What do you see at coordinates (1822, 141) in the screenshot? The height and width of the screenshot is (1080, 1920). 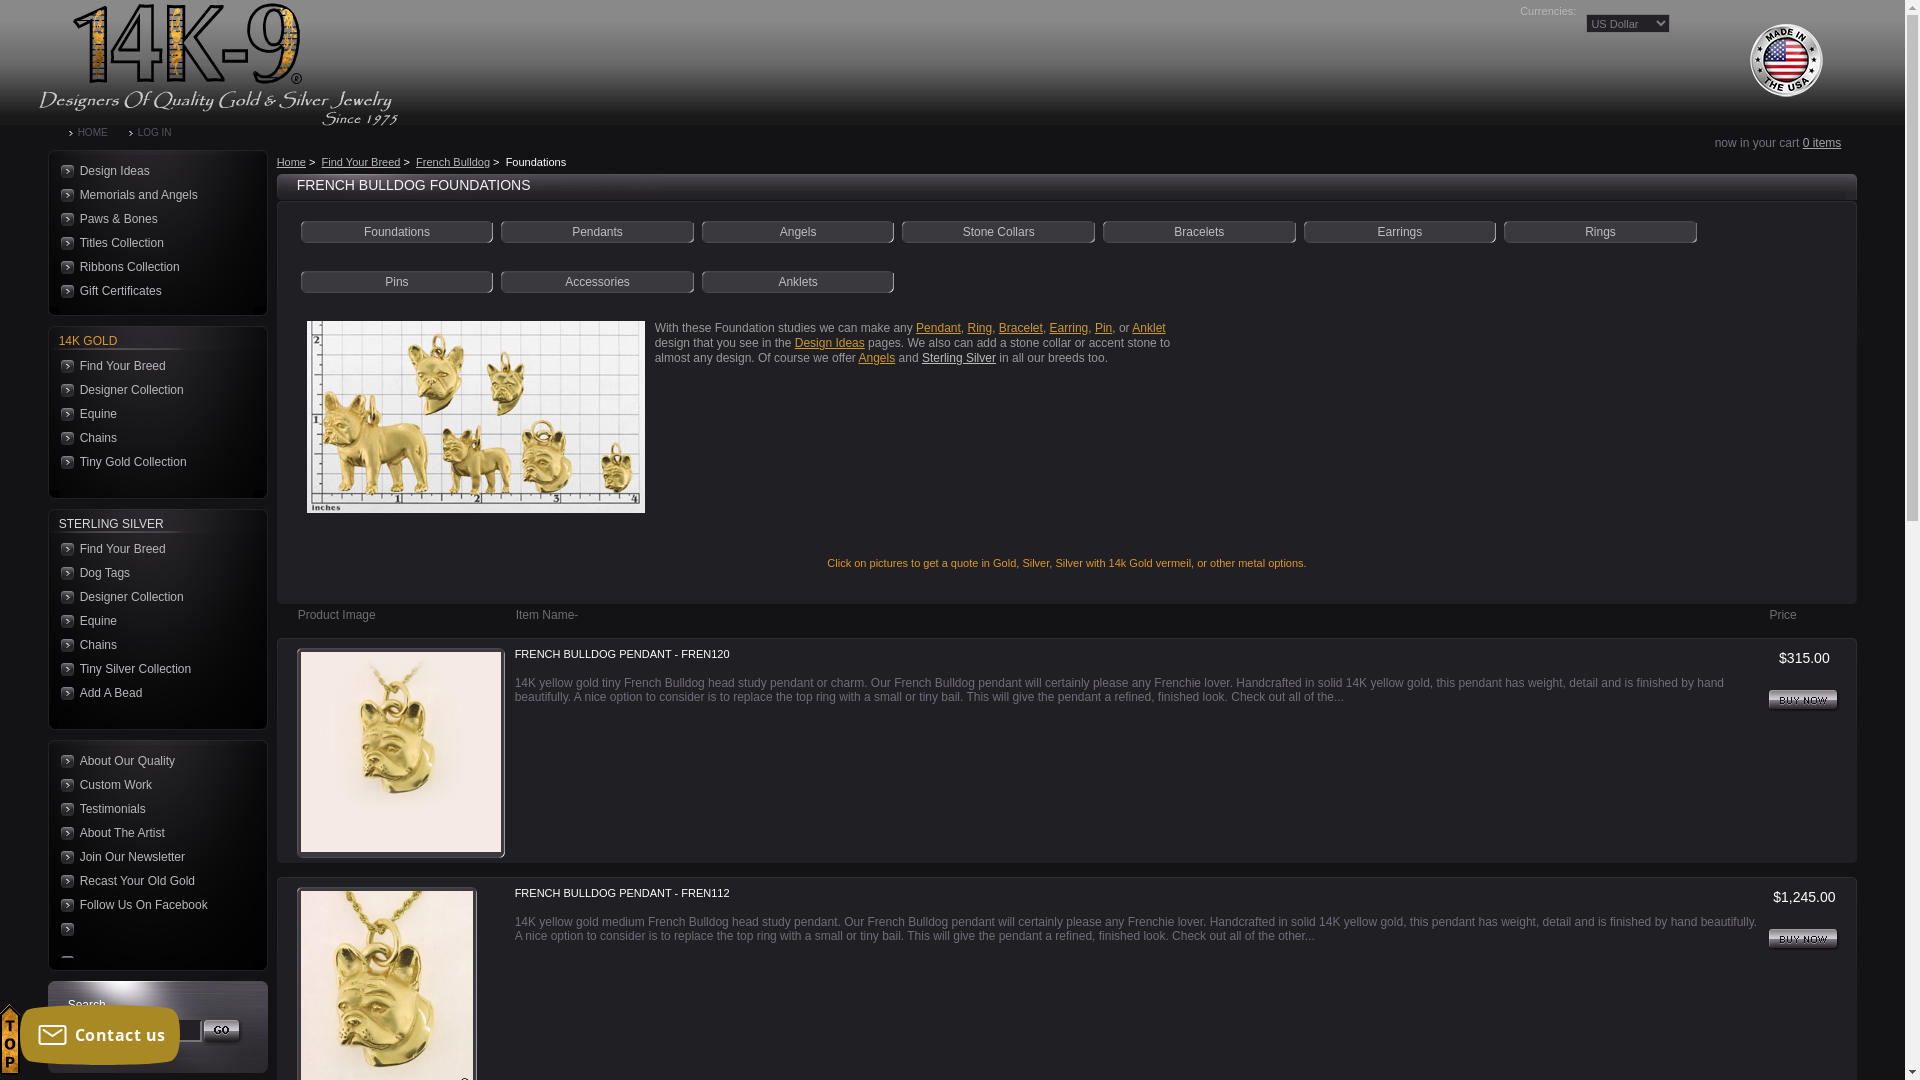 I see `'0 items'` at bounding box center [1822, 141].